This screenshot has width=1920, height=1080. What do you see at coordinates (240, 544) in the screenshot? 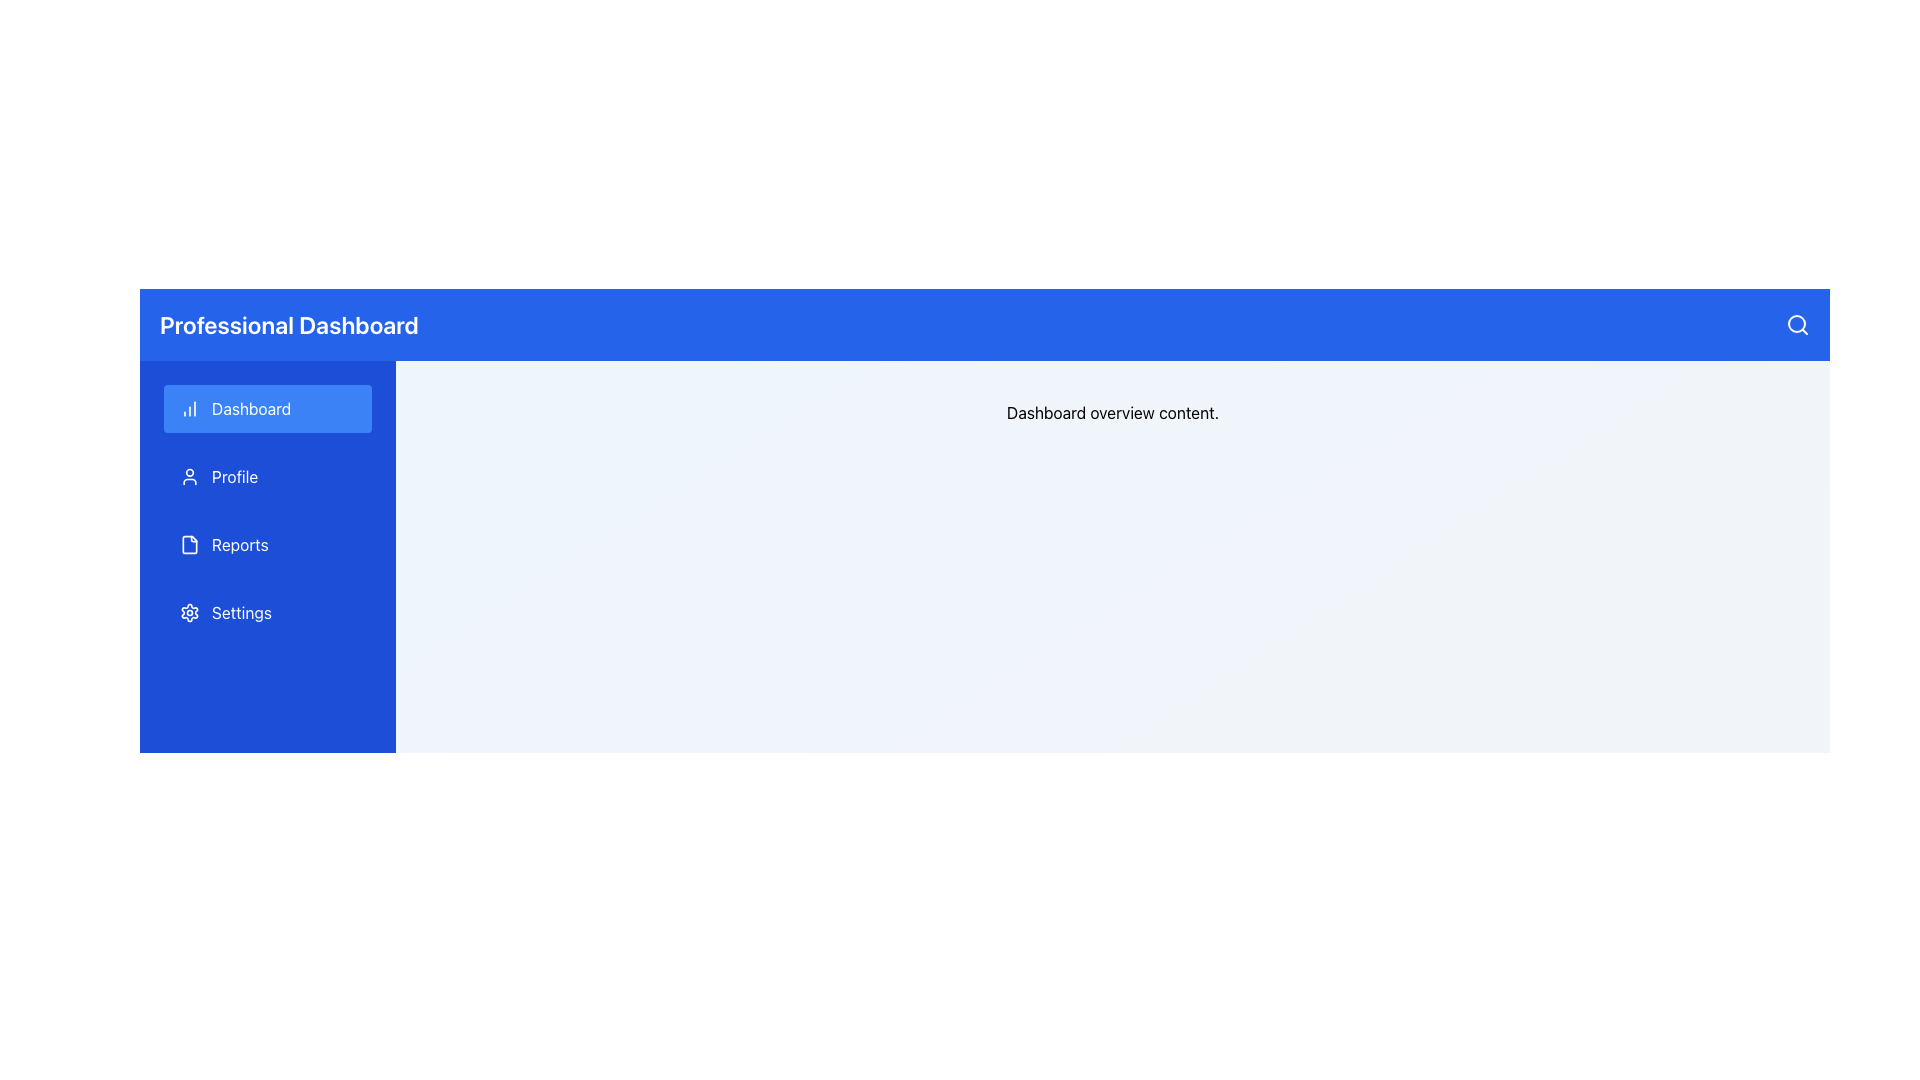
I see `the 'Reports' text label in white font on a blue background` at bounding box center [240, 544].